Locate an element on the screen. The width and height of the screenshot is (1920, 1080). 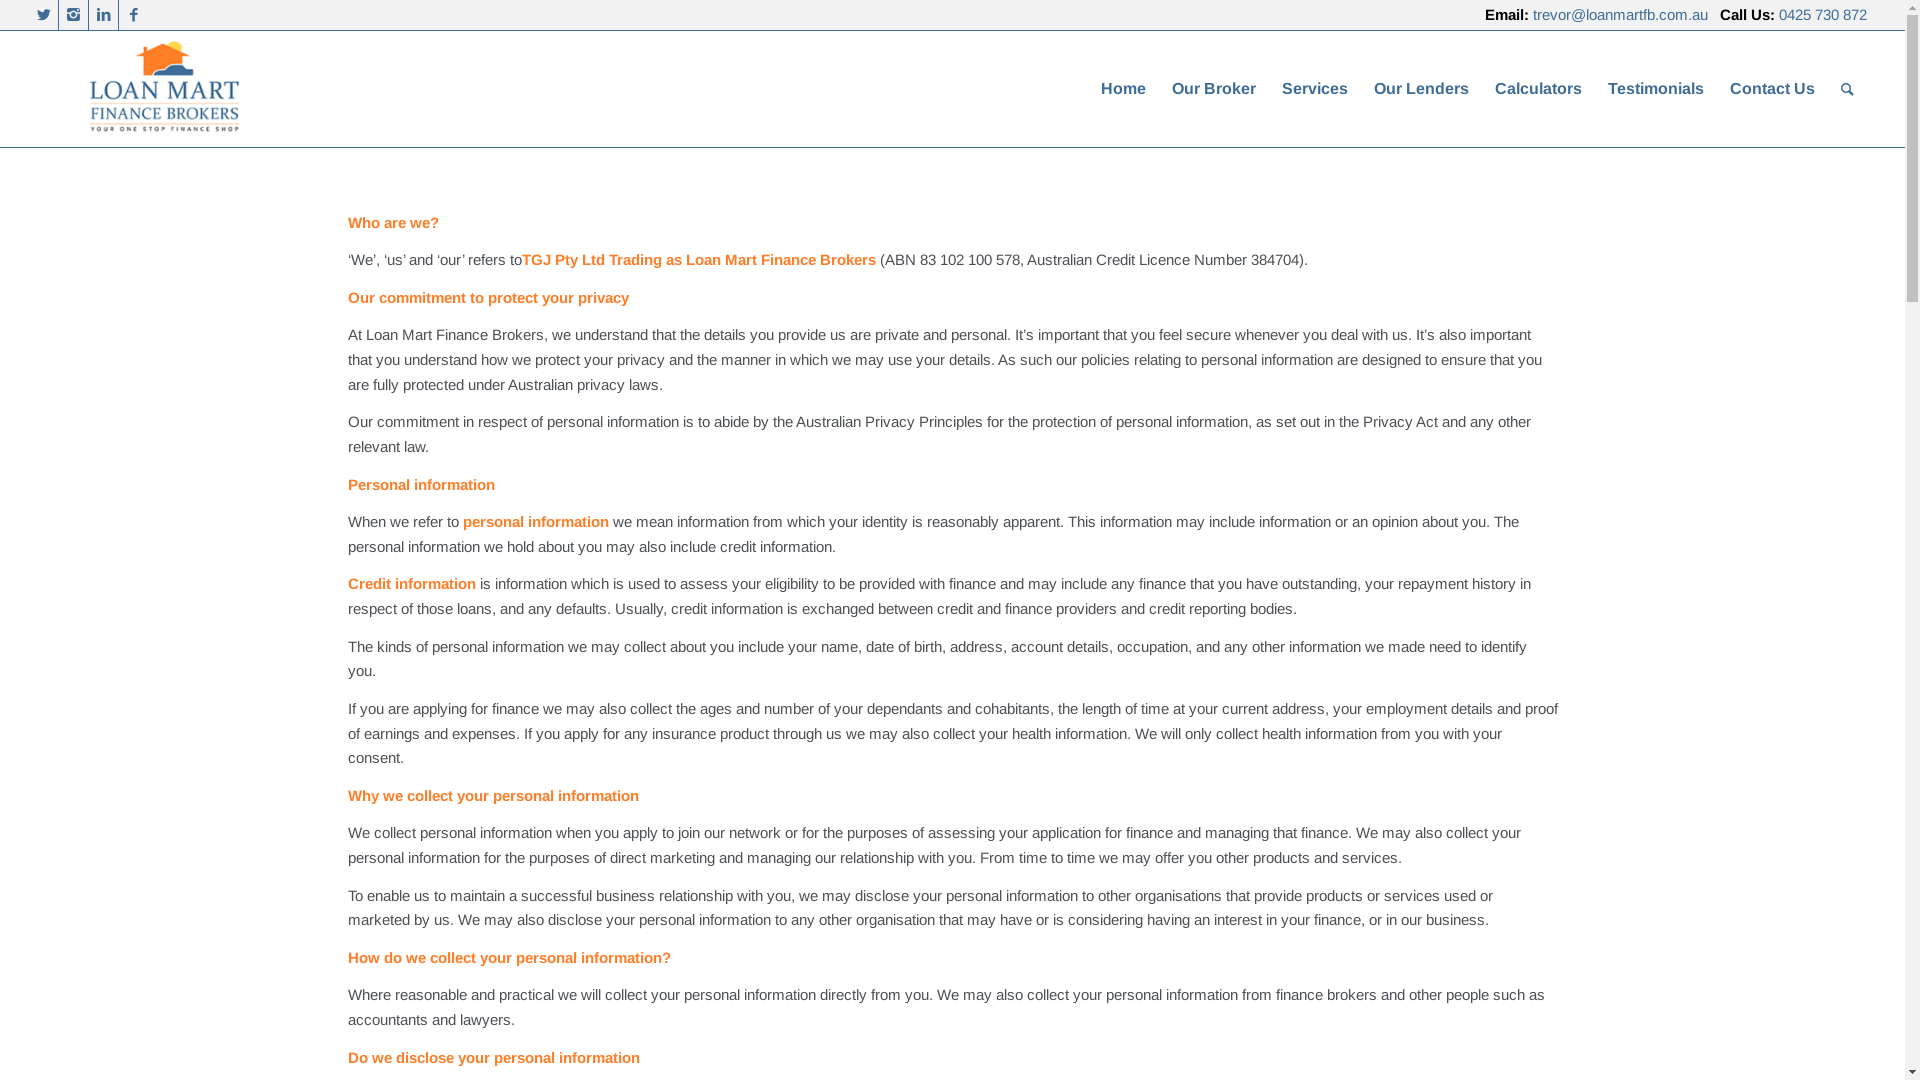
'Testimonials' is located at coordinates (1656, 87).